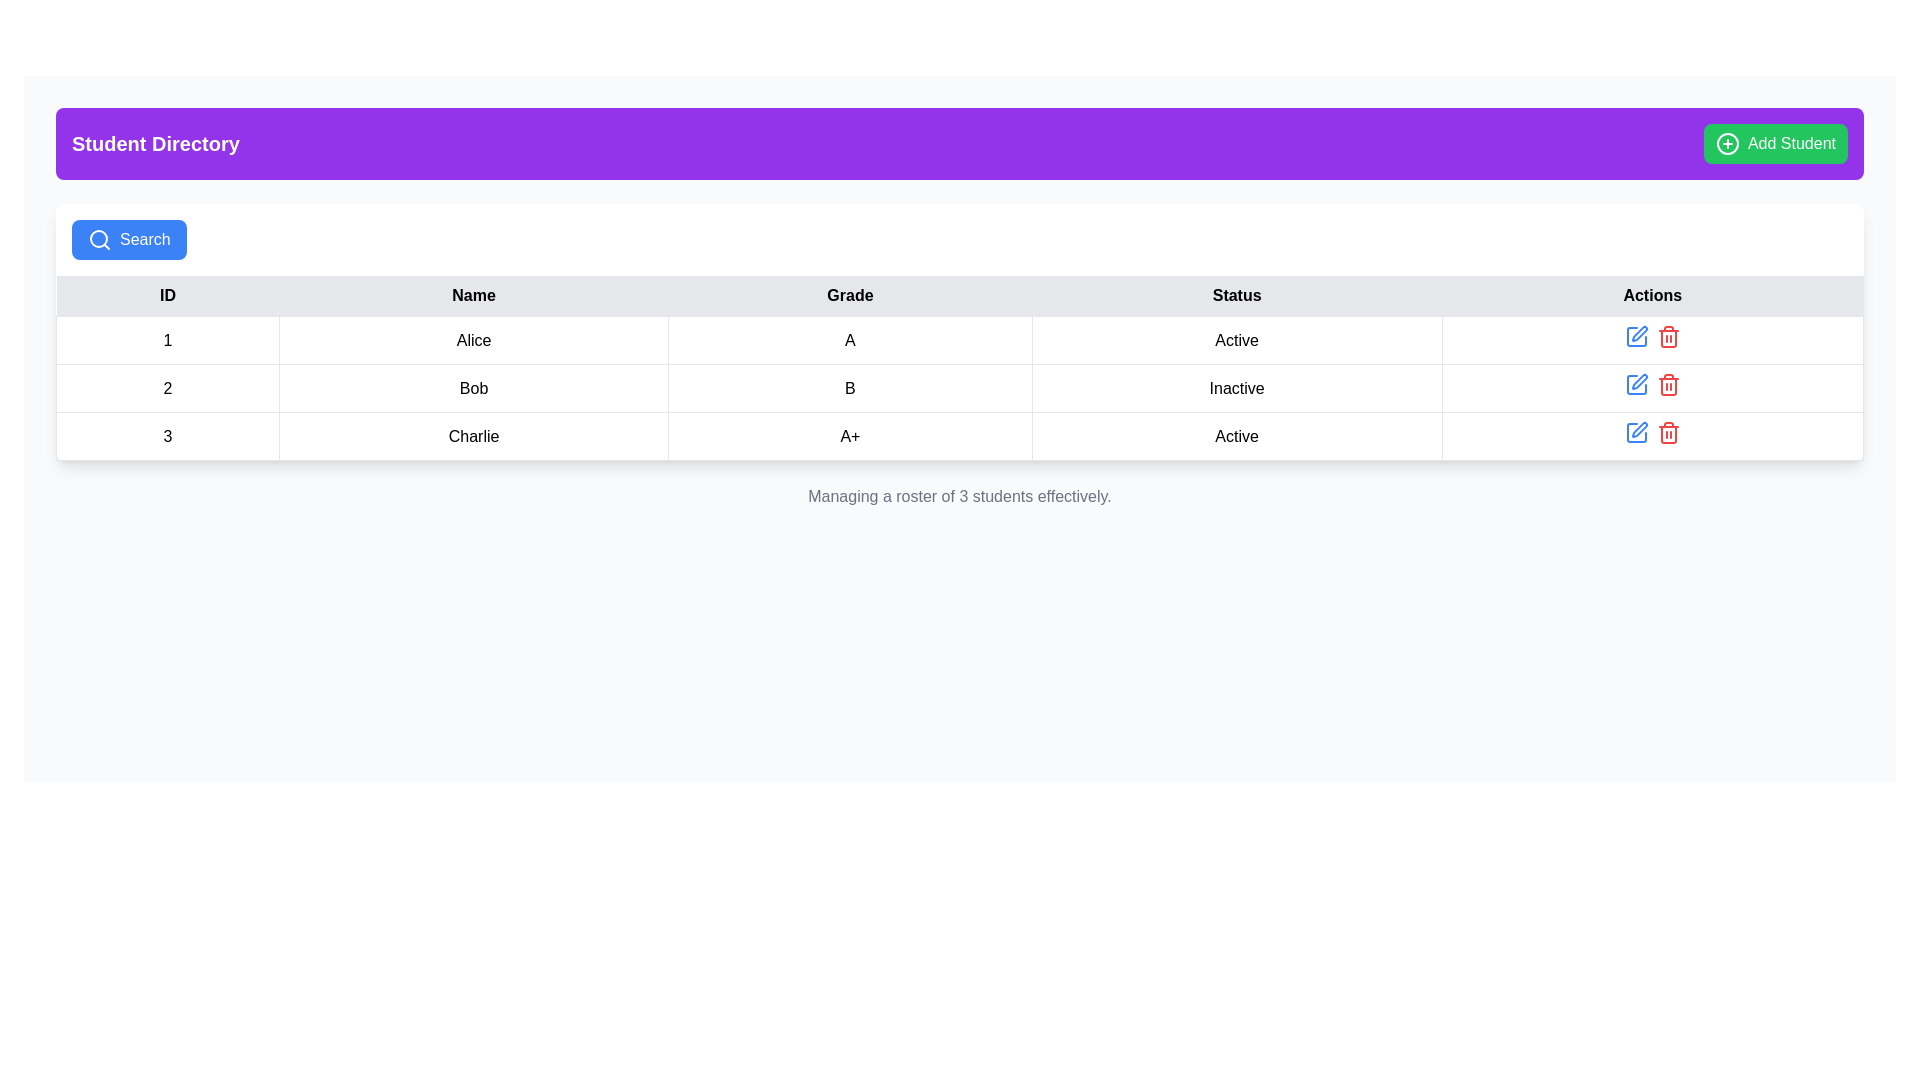  I want to click on the green 'Add Student' button with rounded corners located in the top purple header bar, so click(1776, 142).